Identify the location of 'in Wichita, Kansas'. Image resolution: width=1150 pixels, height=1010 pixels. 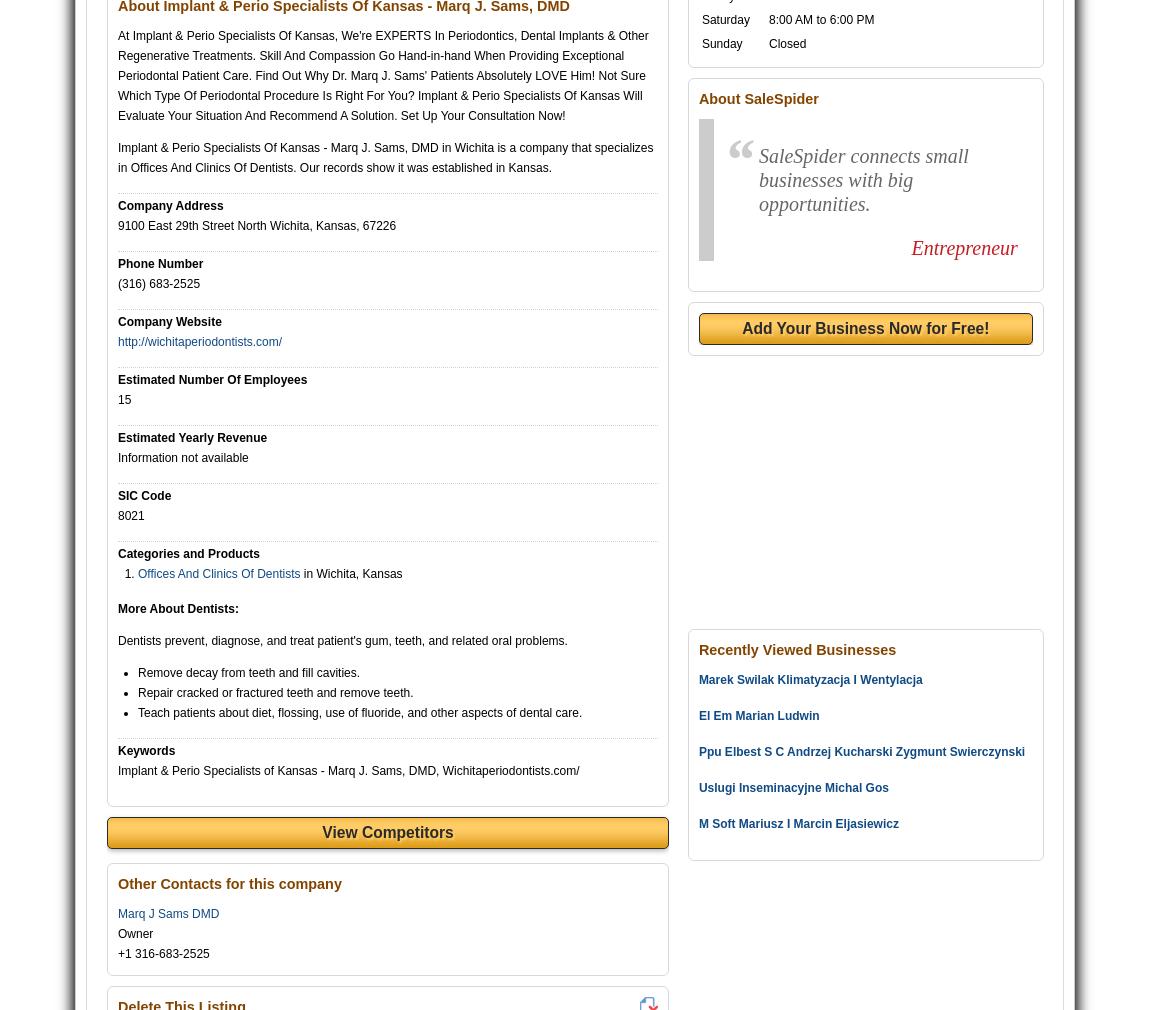
(350, 572).